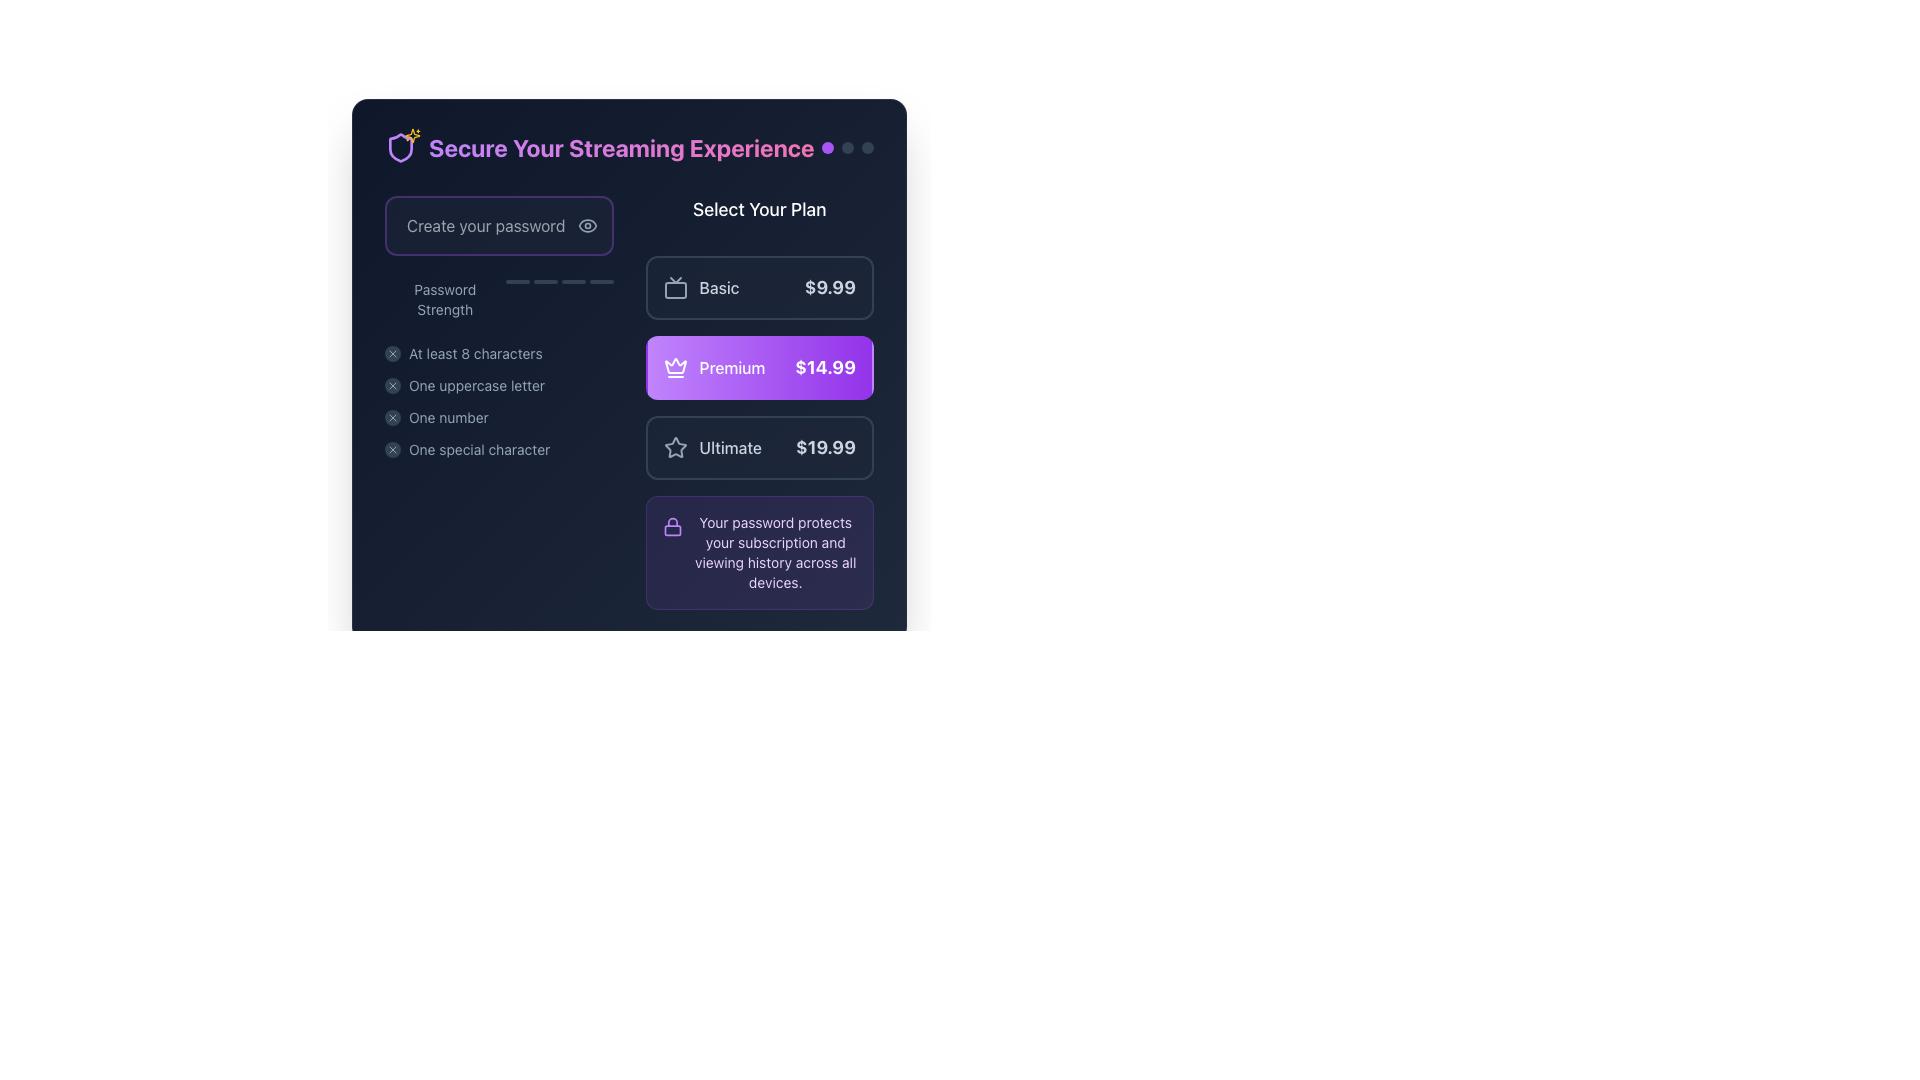 This screenshot has height=1080, width=1920. Describe the element at coordinates (758, 552) in the screenshot. I see `the informational component that provides details about the significance of the password in securing the subscription and viewing history, located at the bottom of the 'Select Your Plan' section` at that location.